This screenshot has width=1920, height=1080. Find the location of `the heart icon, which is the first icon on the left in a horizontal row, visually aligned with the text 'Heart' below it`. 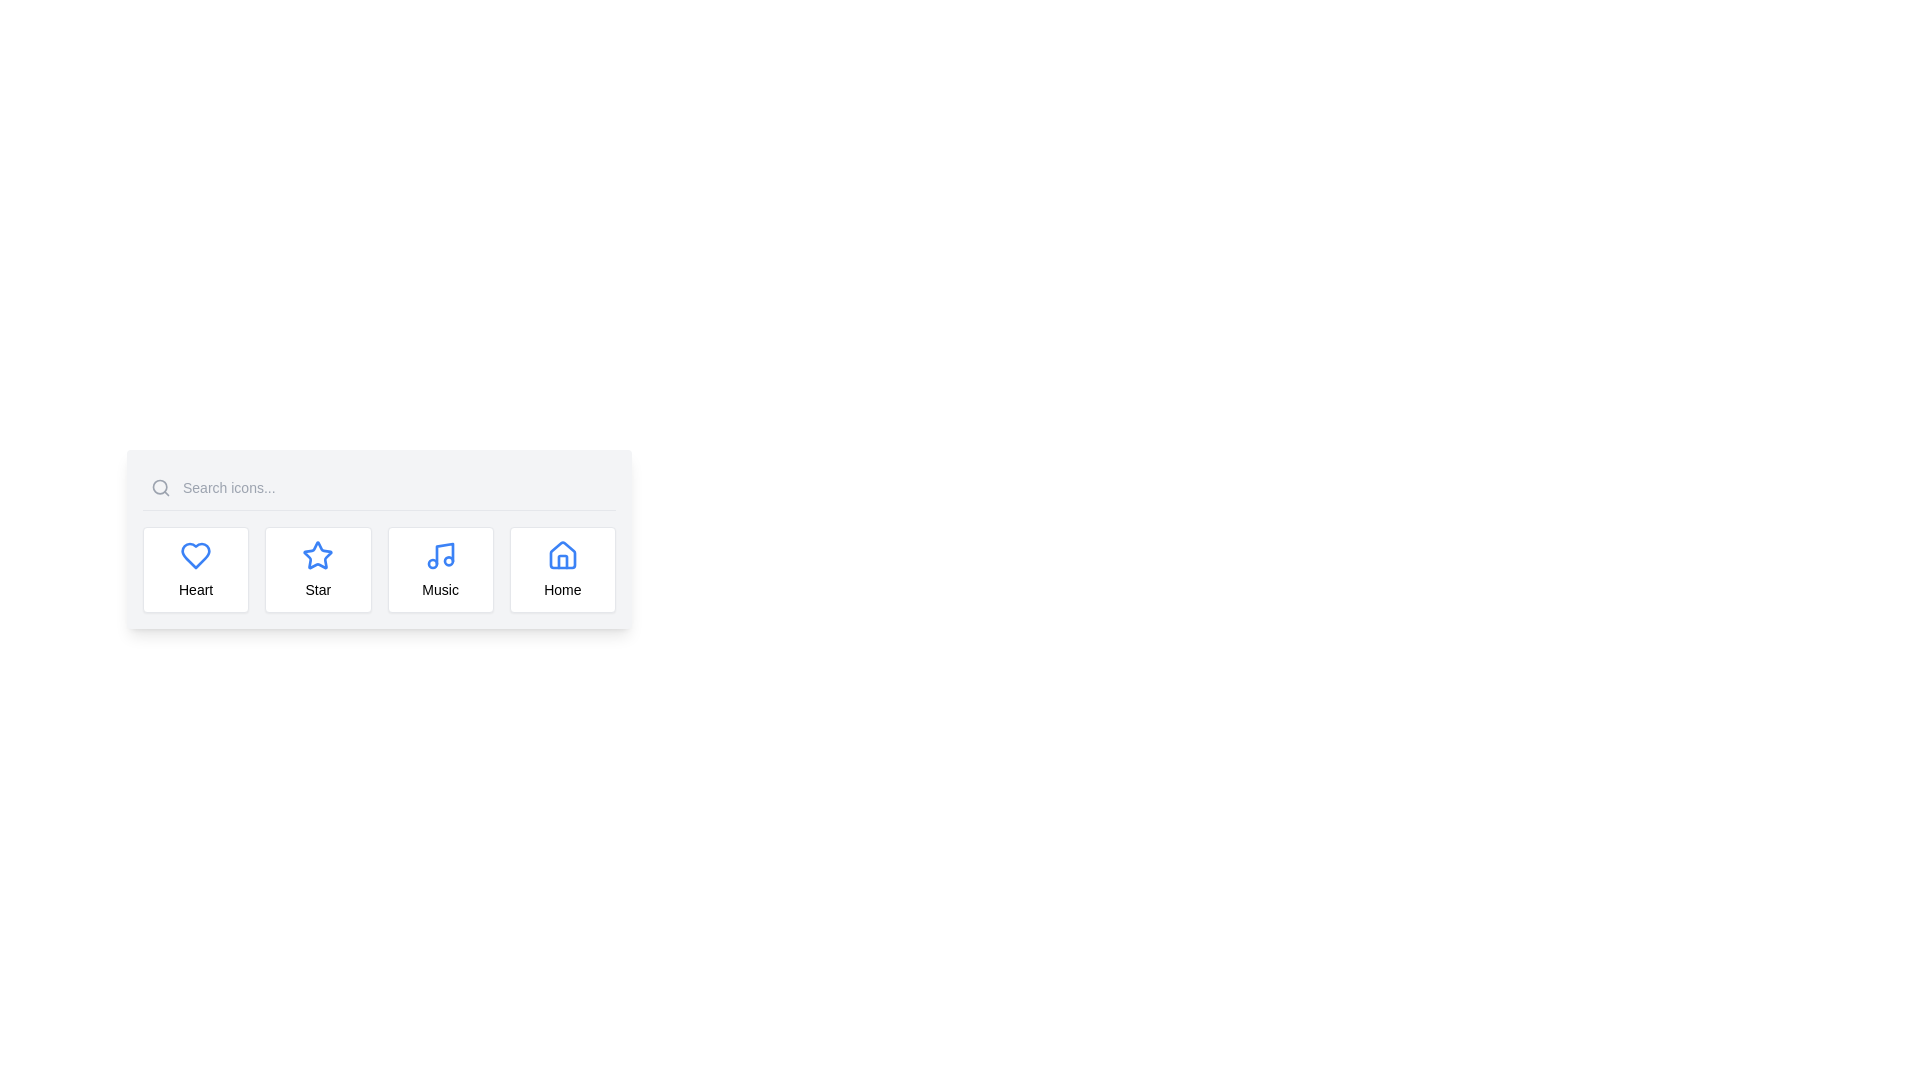

the heart icon, which is the first icon on the left in a horizontal row, visually aligned with the text 'Heart' below it is located at coordinates (196, 555).